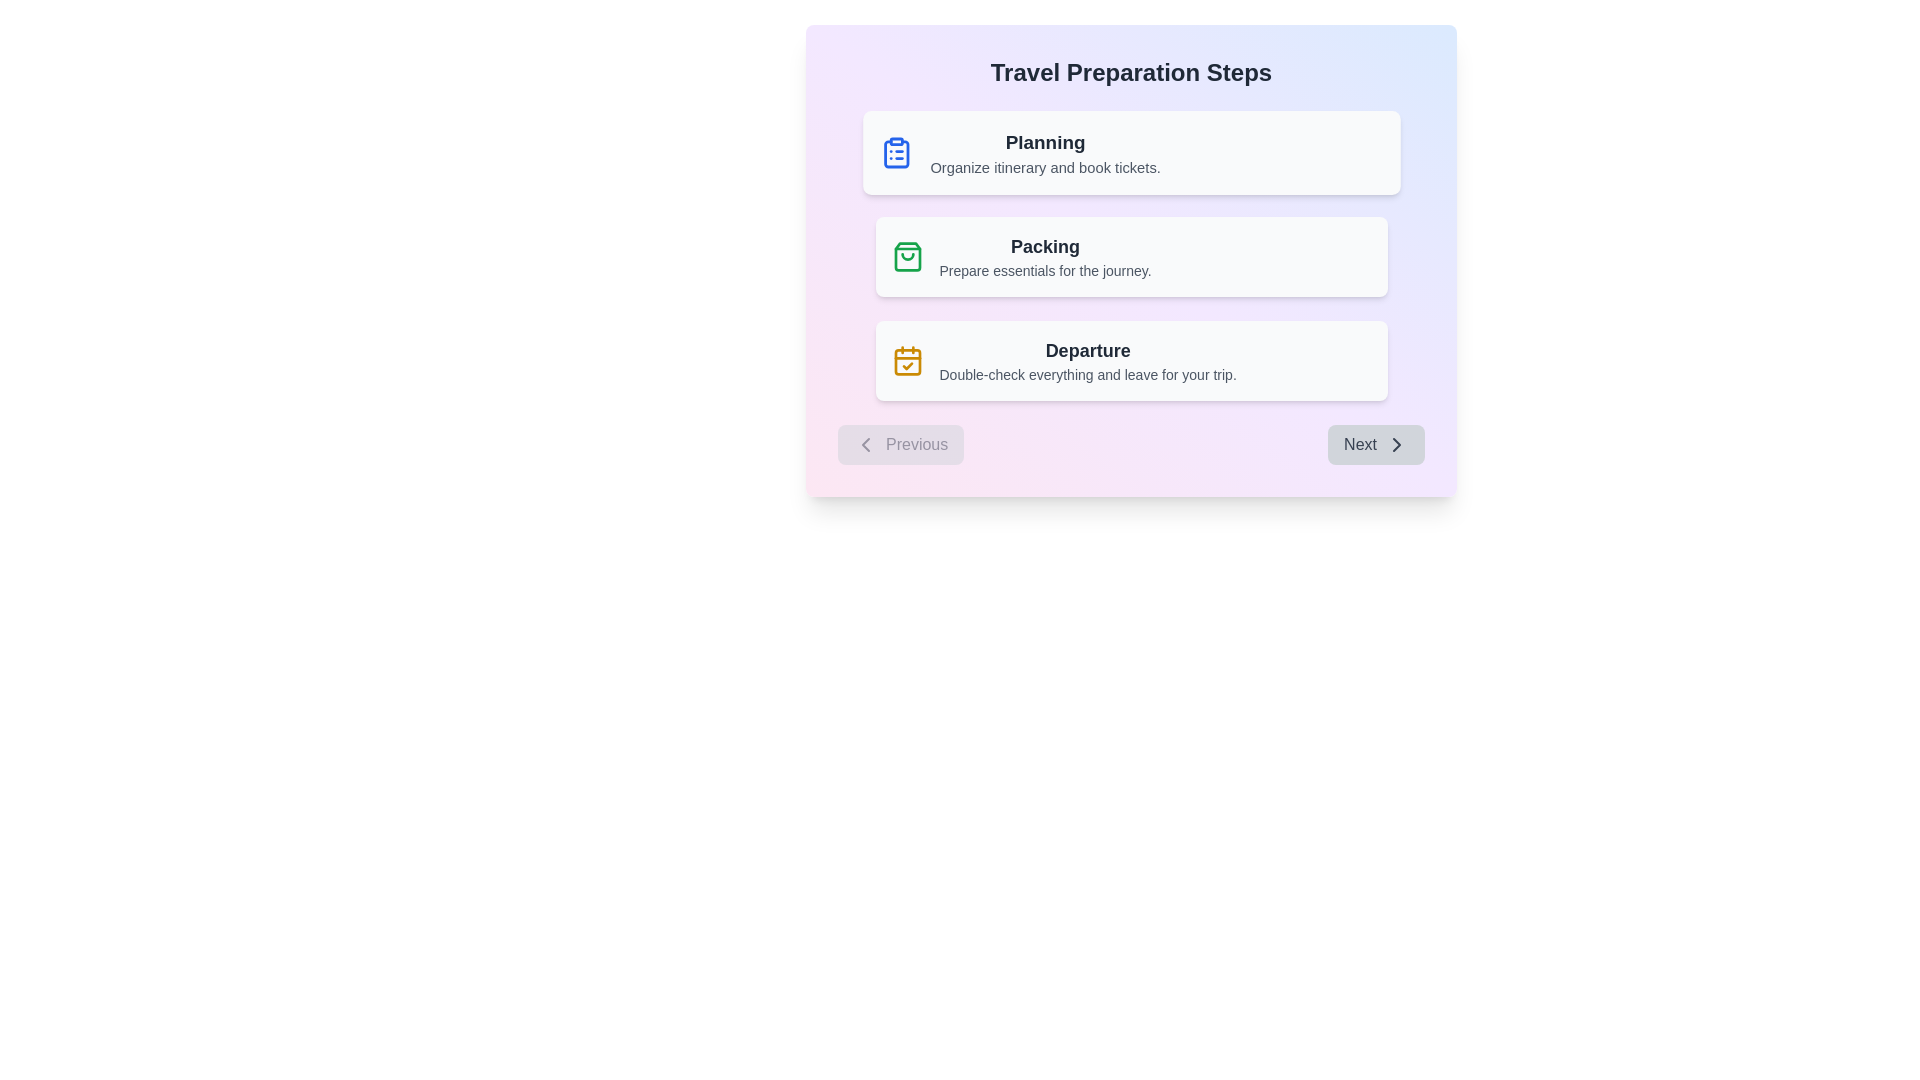 This screenshot has width=1920, height=1080. I want to click on the blue clipboard icon with a list symbol, which is located on the left side of the 'Planning' section in the 'Travel Preparation Steps' layout, so click(895, 152).